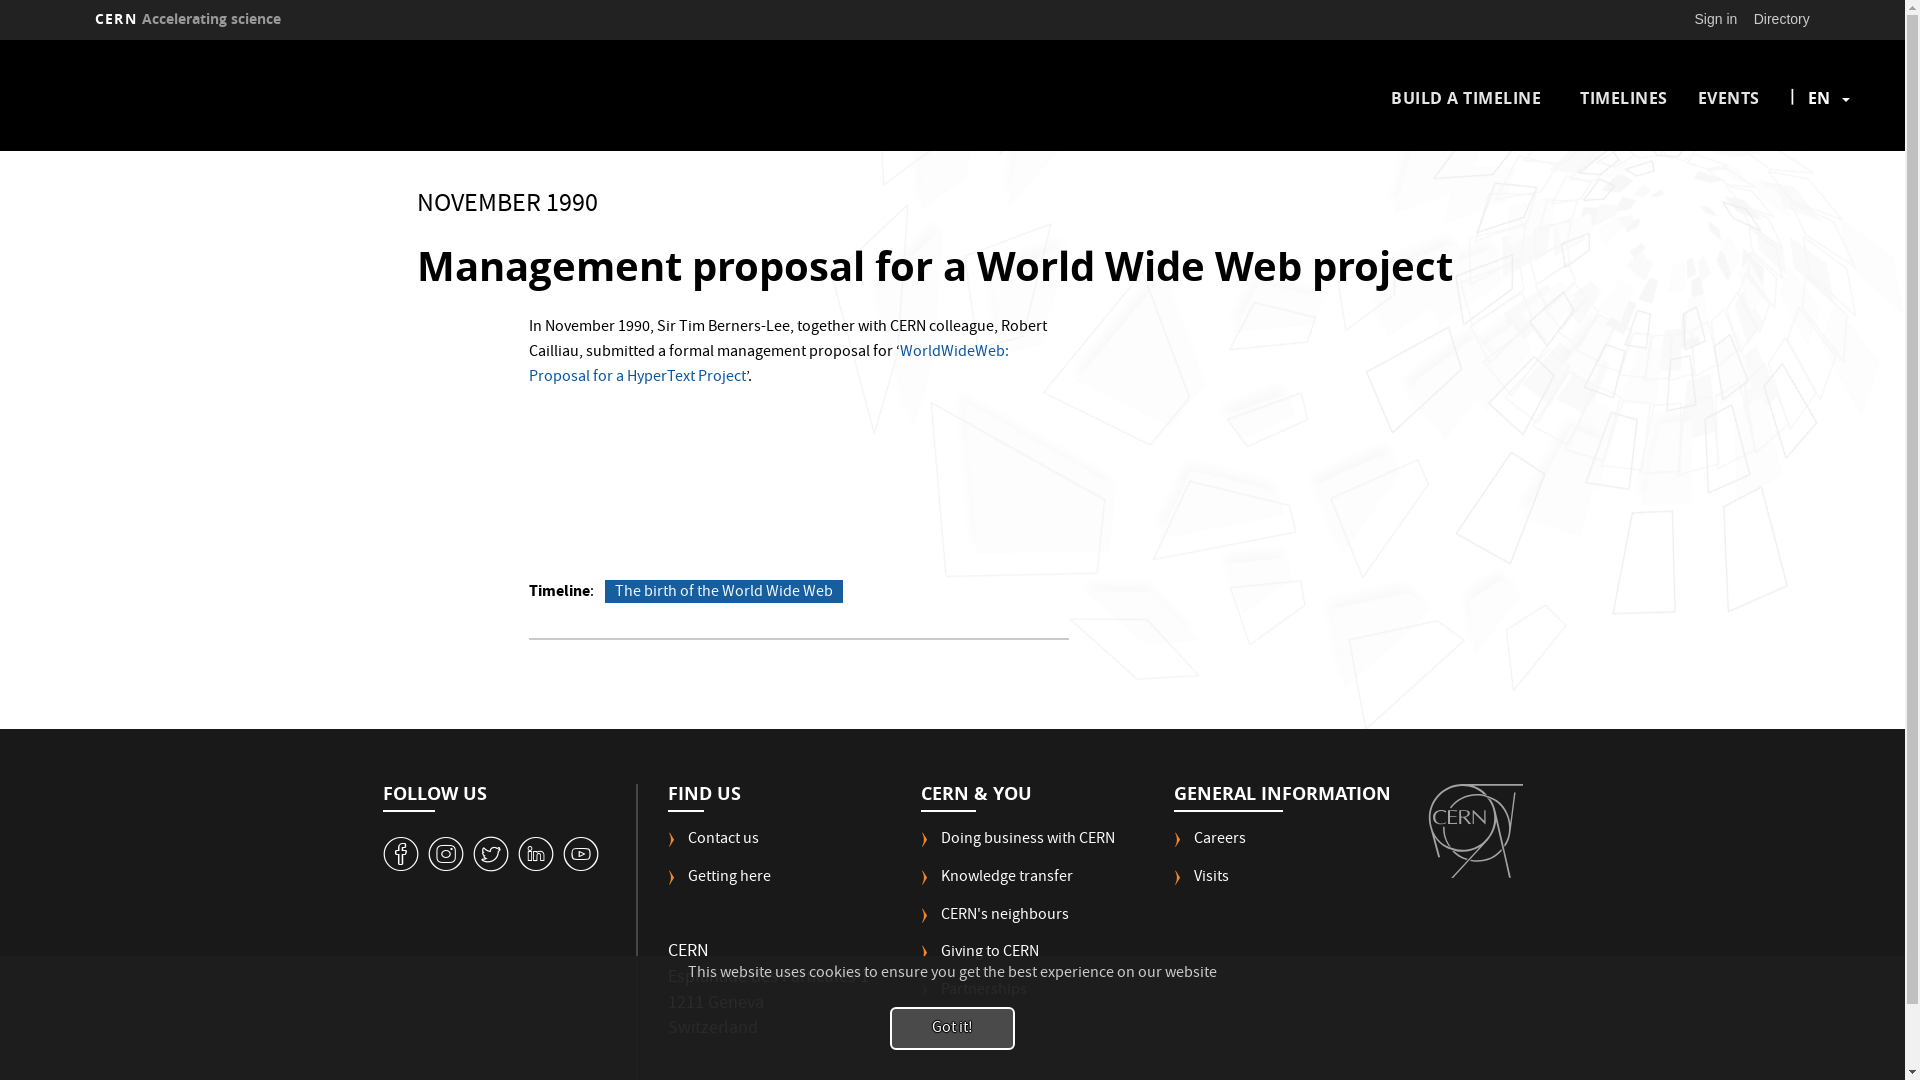  I want to click on 'WorldWideWeb: Proposal for a HyperText Project', so click(767, 365).